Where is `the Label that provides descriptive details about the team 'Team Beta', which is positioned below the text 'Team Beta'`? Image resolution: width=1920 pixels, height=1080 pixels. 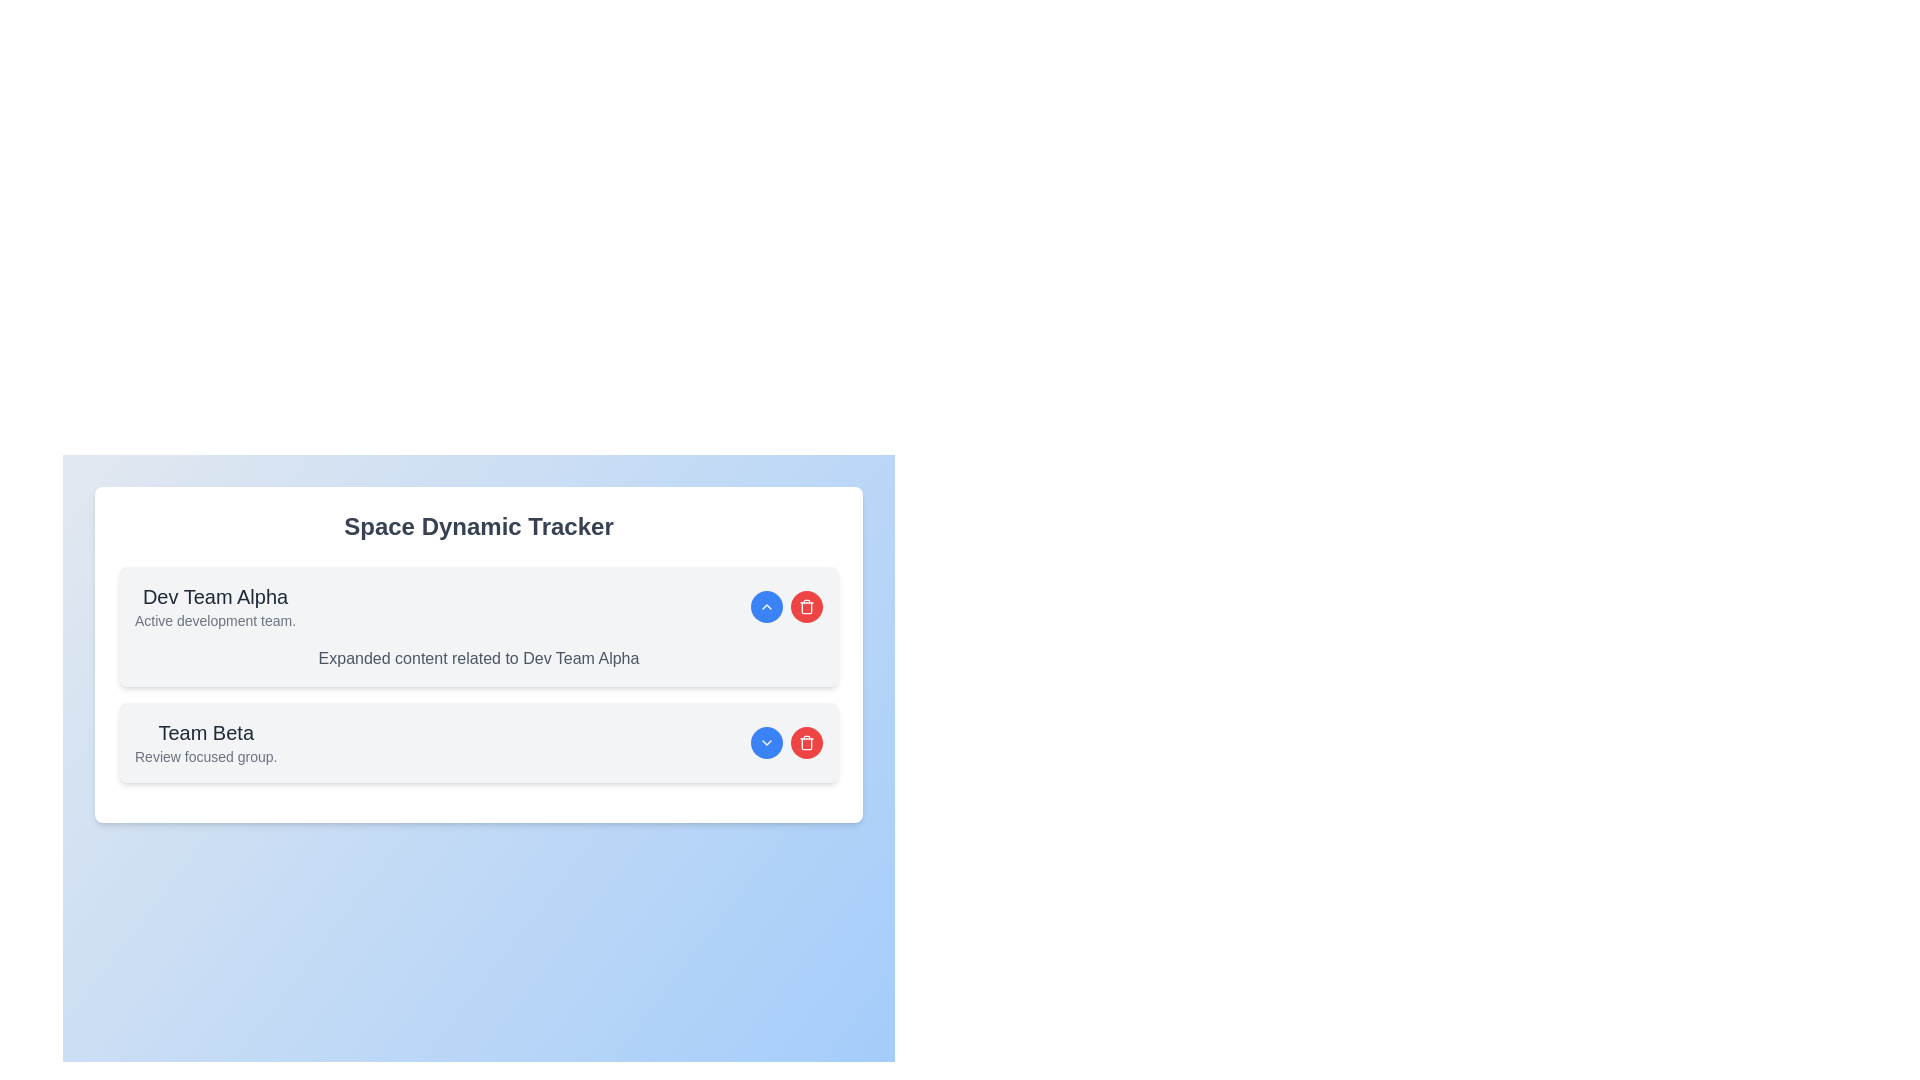
the Label that provides descriptive details about the team 'Team Beta', which is positioned below the text 'Team Beta' is located at coordinates (206, 756).